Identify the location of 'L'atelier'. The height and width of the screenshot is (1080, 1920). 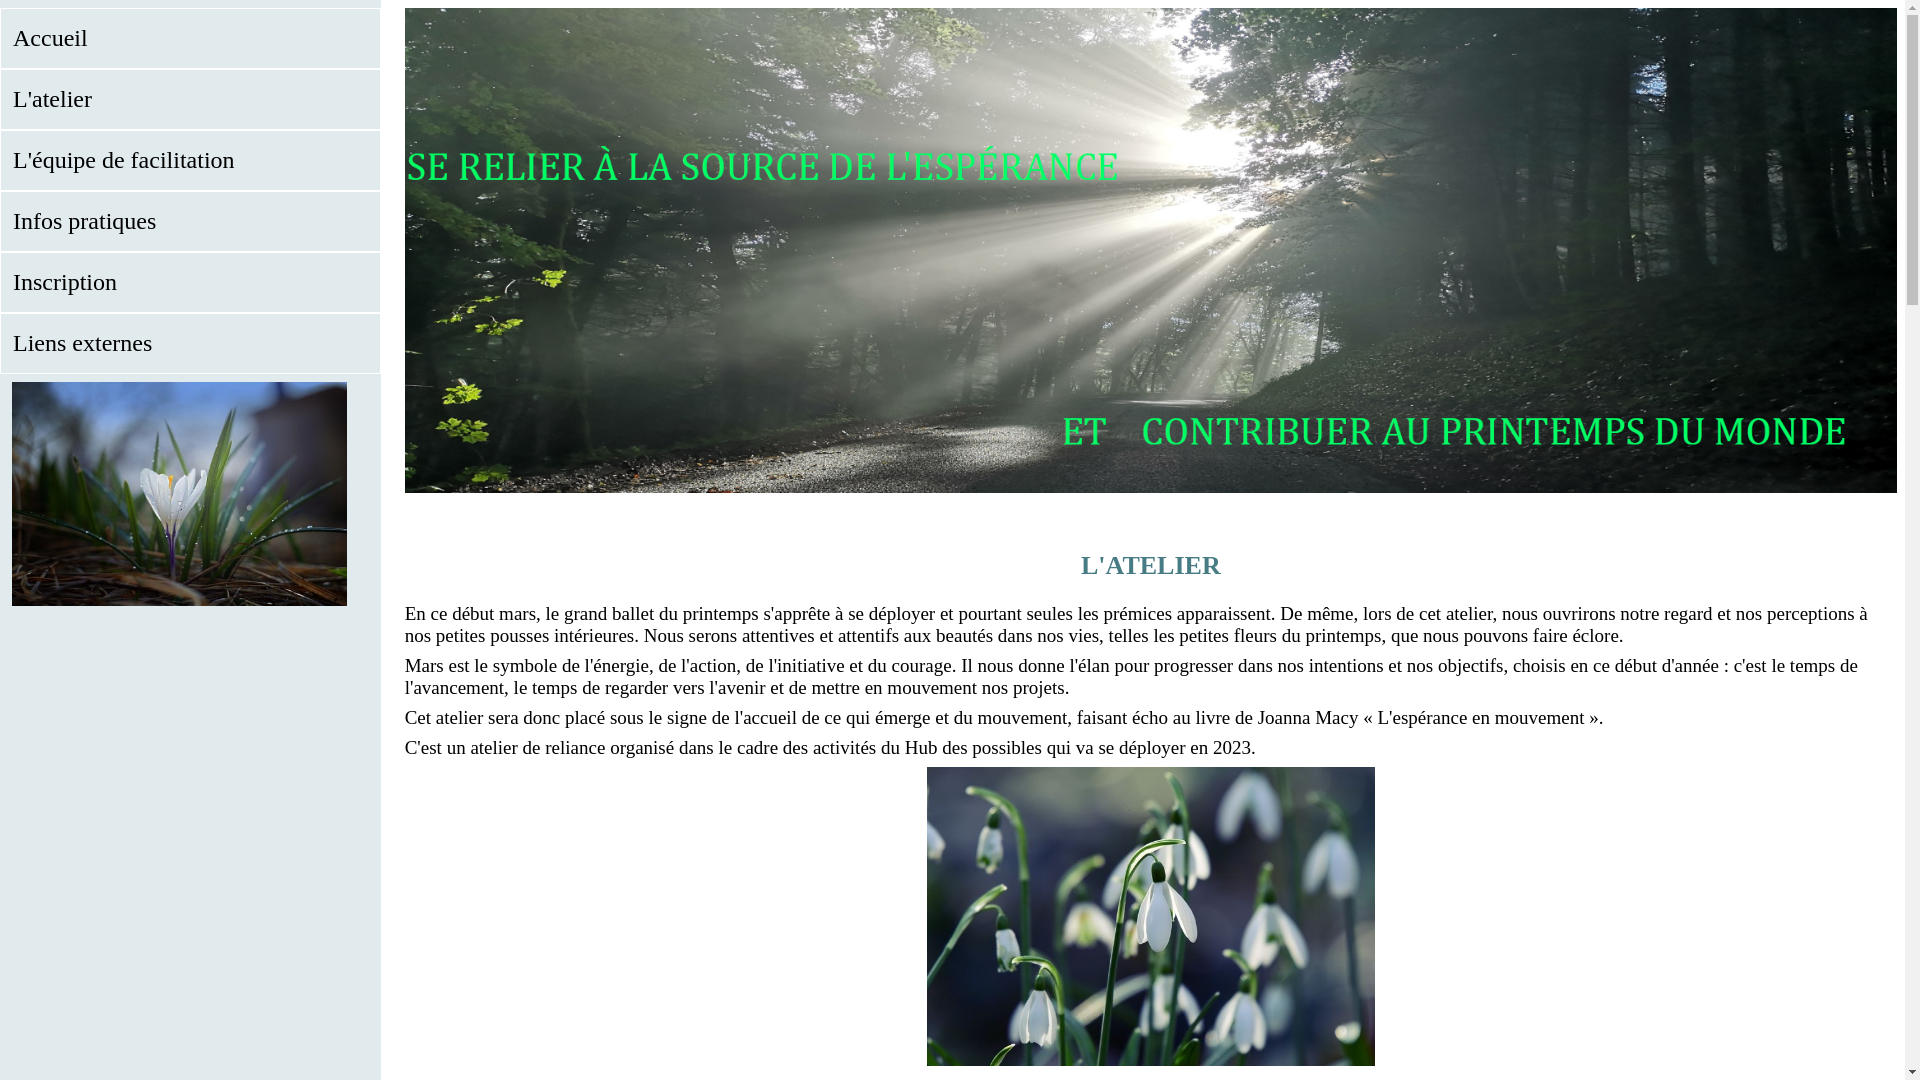
(190, 99).